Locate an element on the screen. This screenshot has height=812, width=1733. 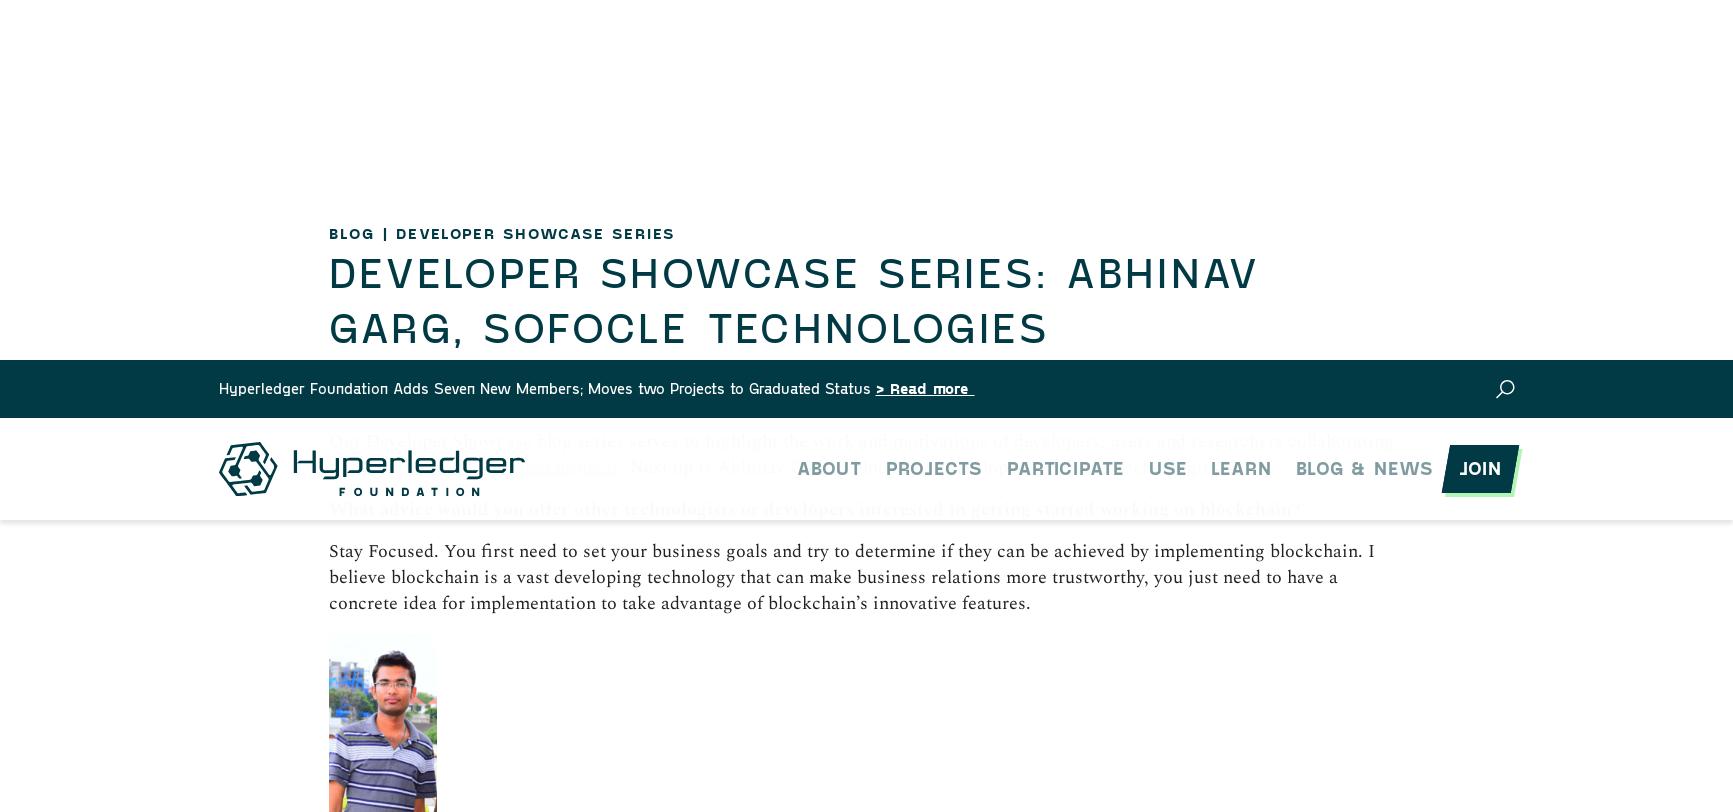
'New Series' is located at coordinates (1168, 213).